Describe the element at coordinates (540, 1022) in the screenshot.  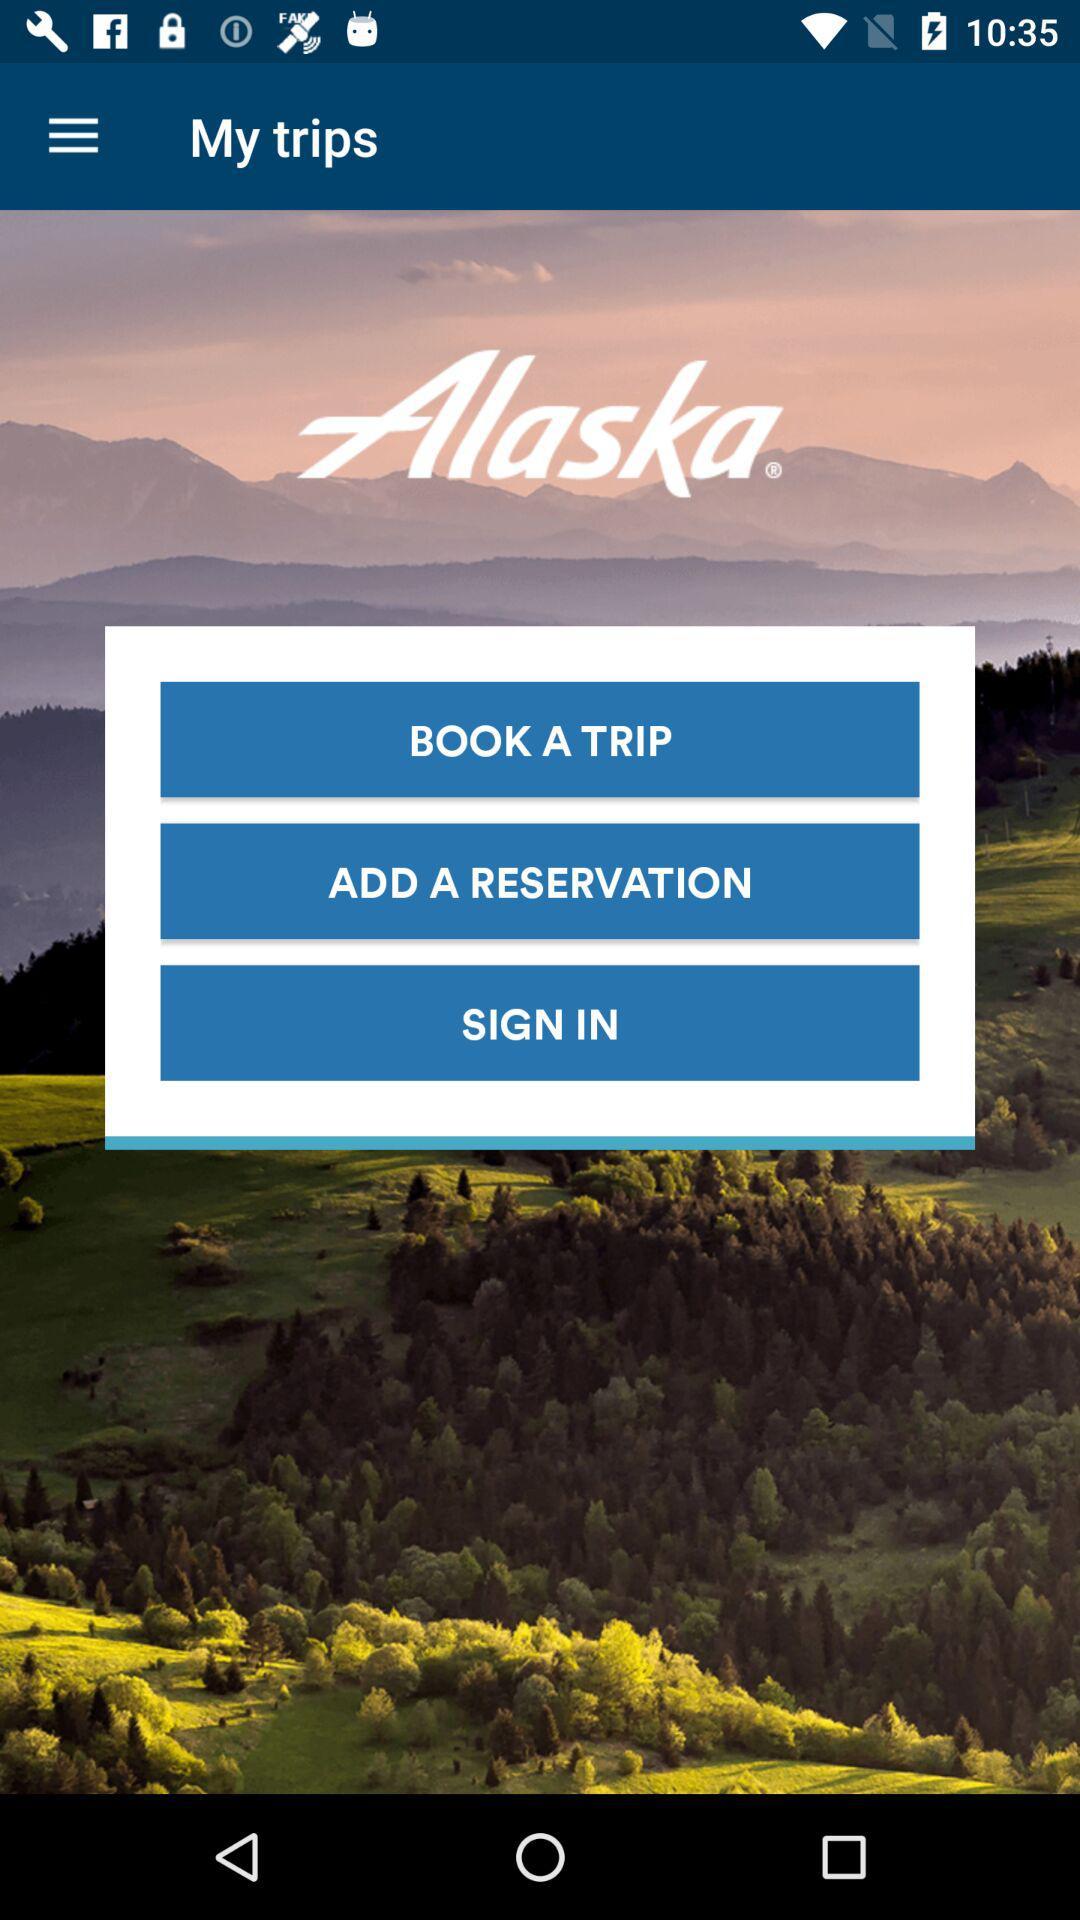
I see `sign in` at that location.